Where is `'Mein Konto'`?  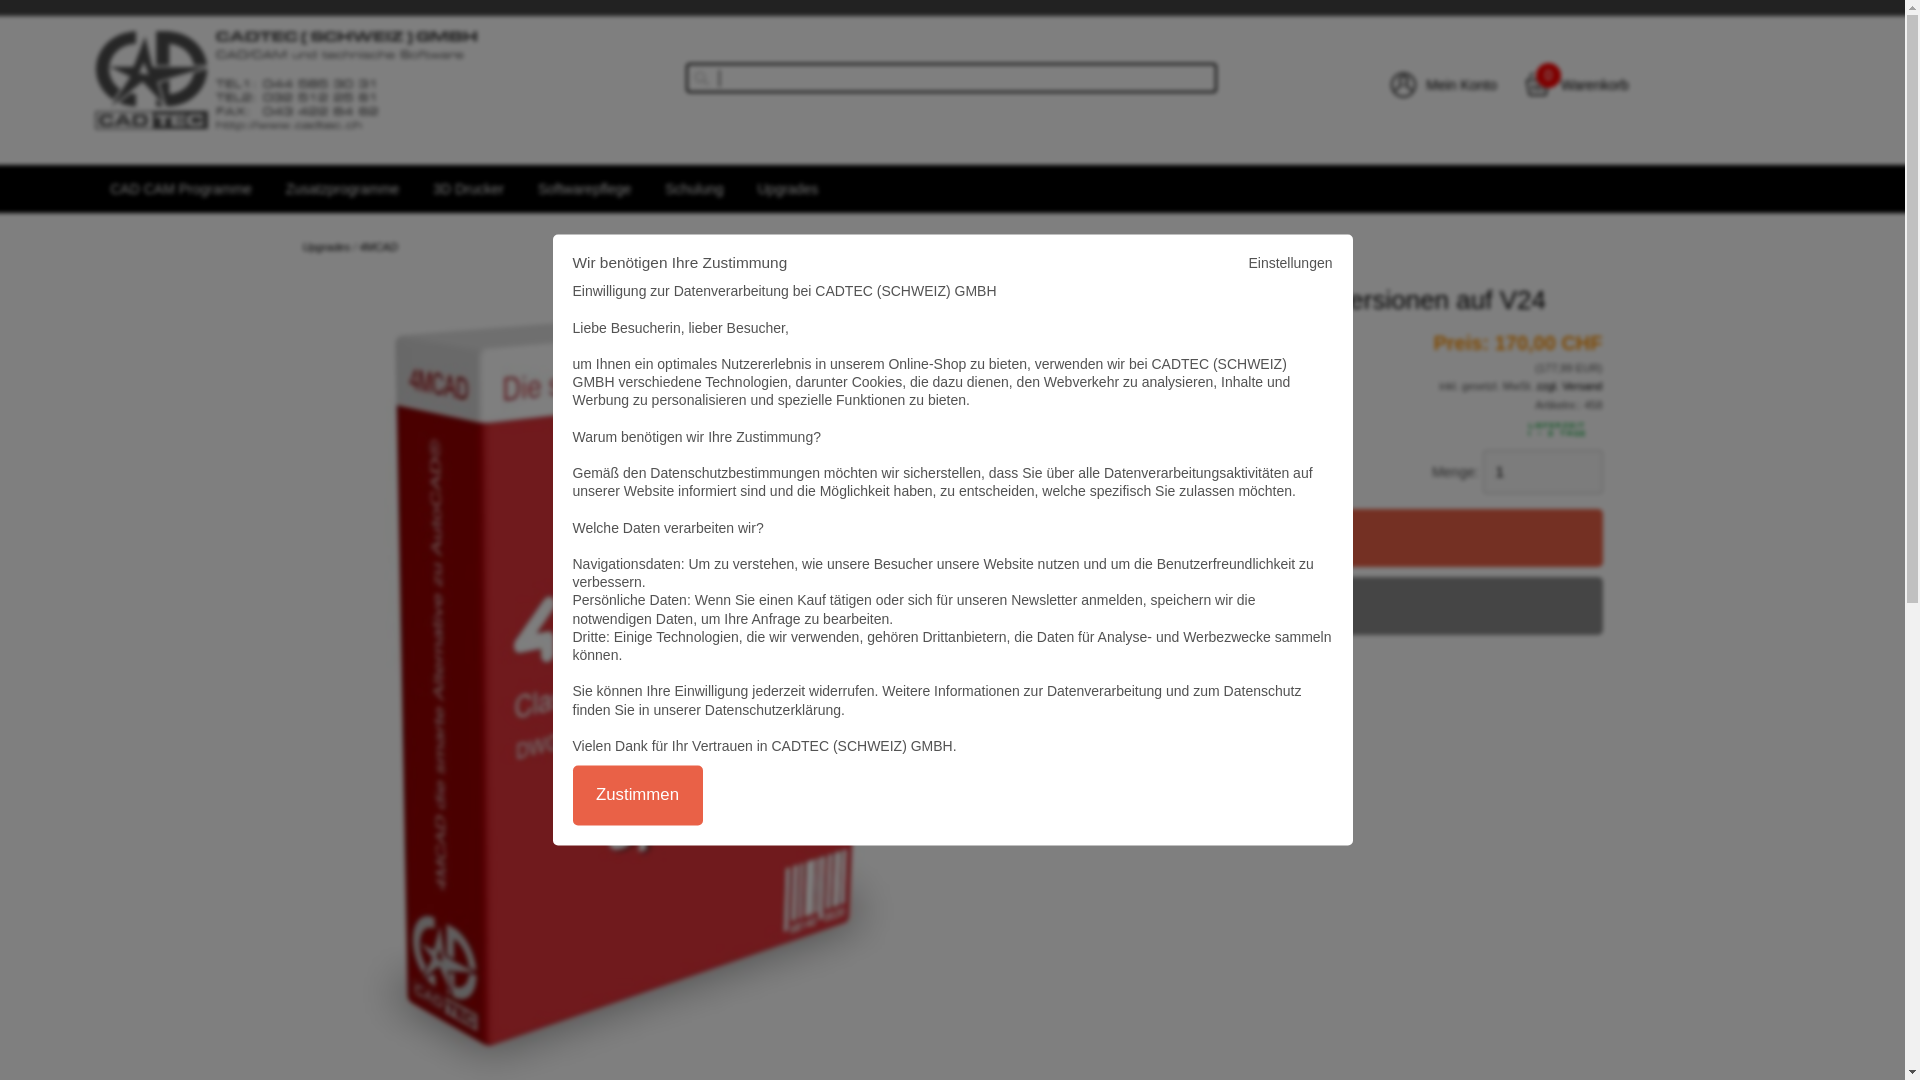 'Mein Konto' is located at coordinates (1461, 83).